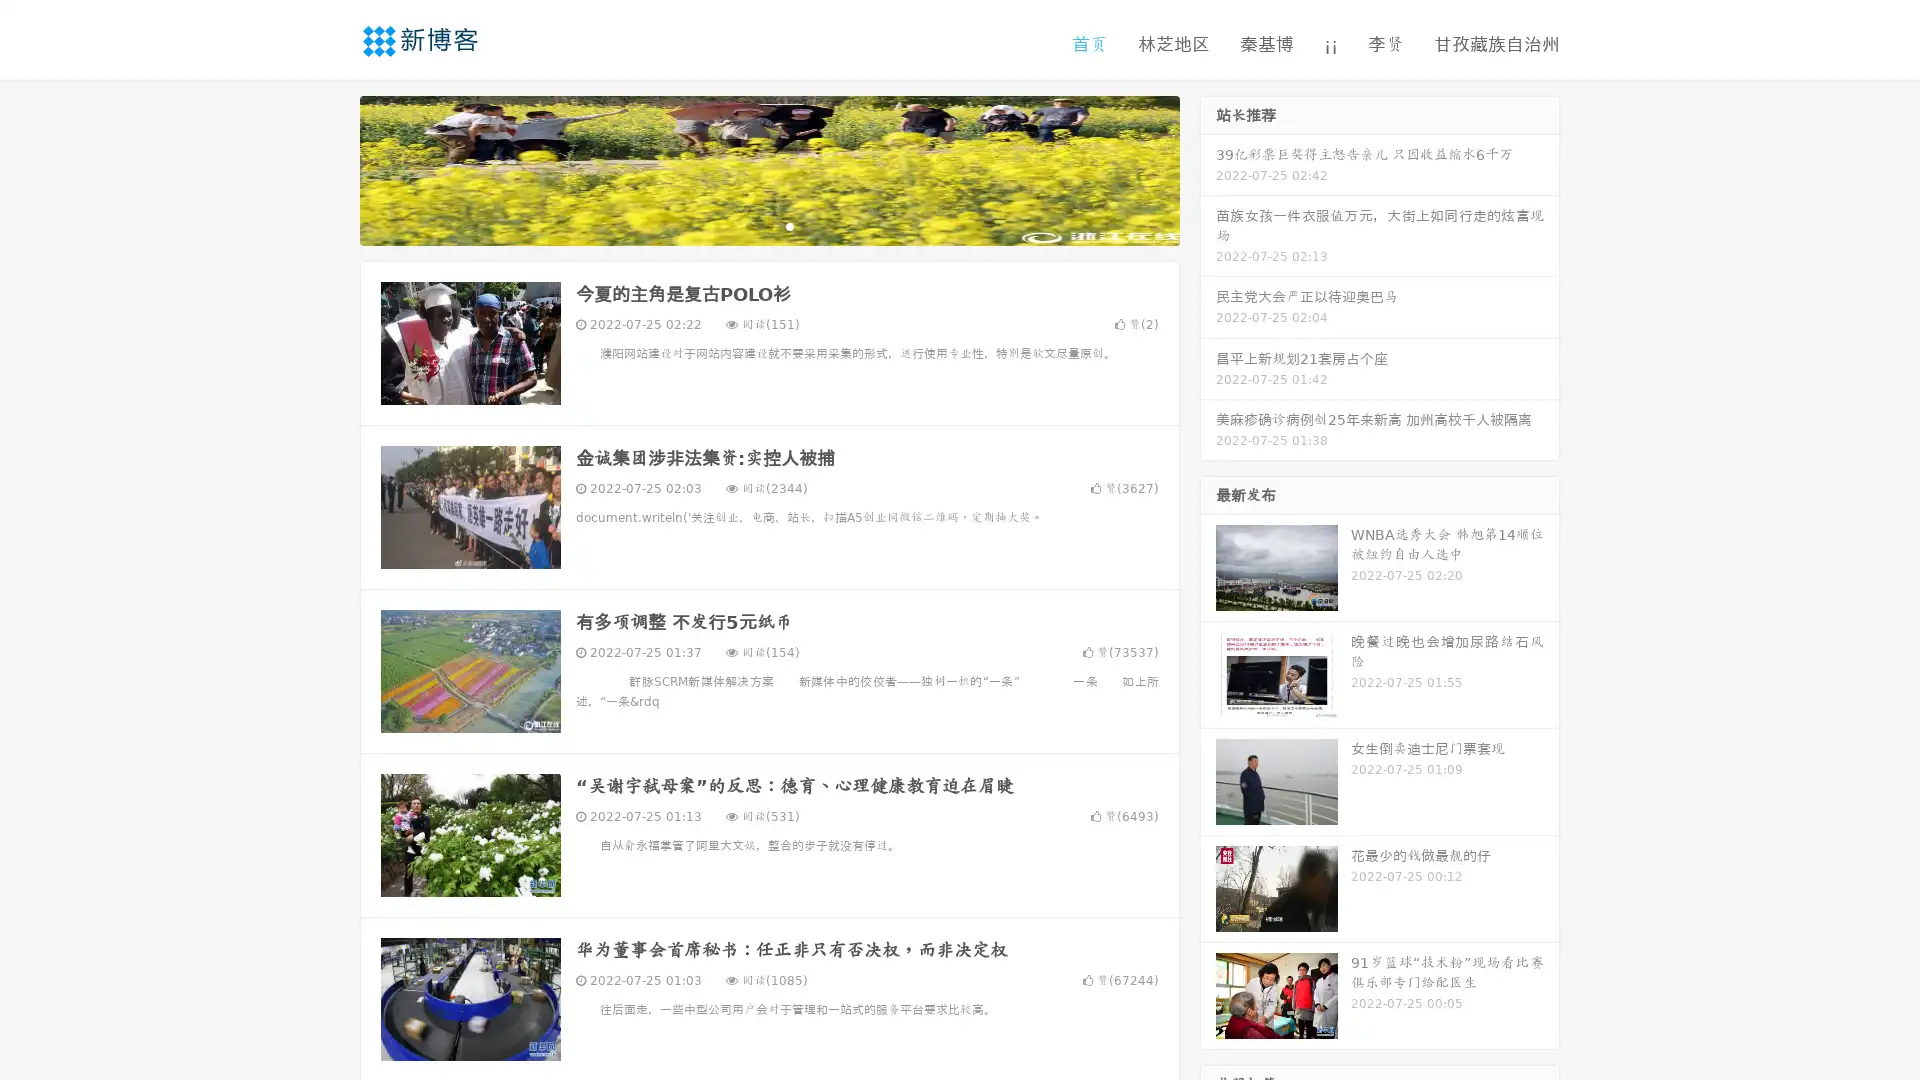 Image resolution: width=1920 pixels, height=1080 pixels. Describe the element at coordinates (1208, 168) in the screenshot. I see `Next slide` at that location.